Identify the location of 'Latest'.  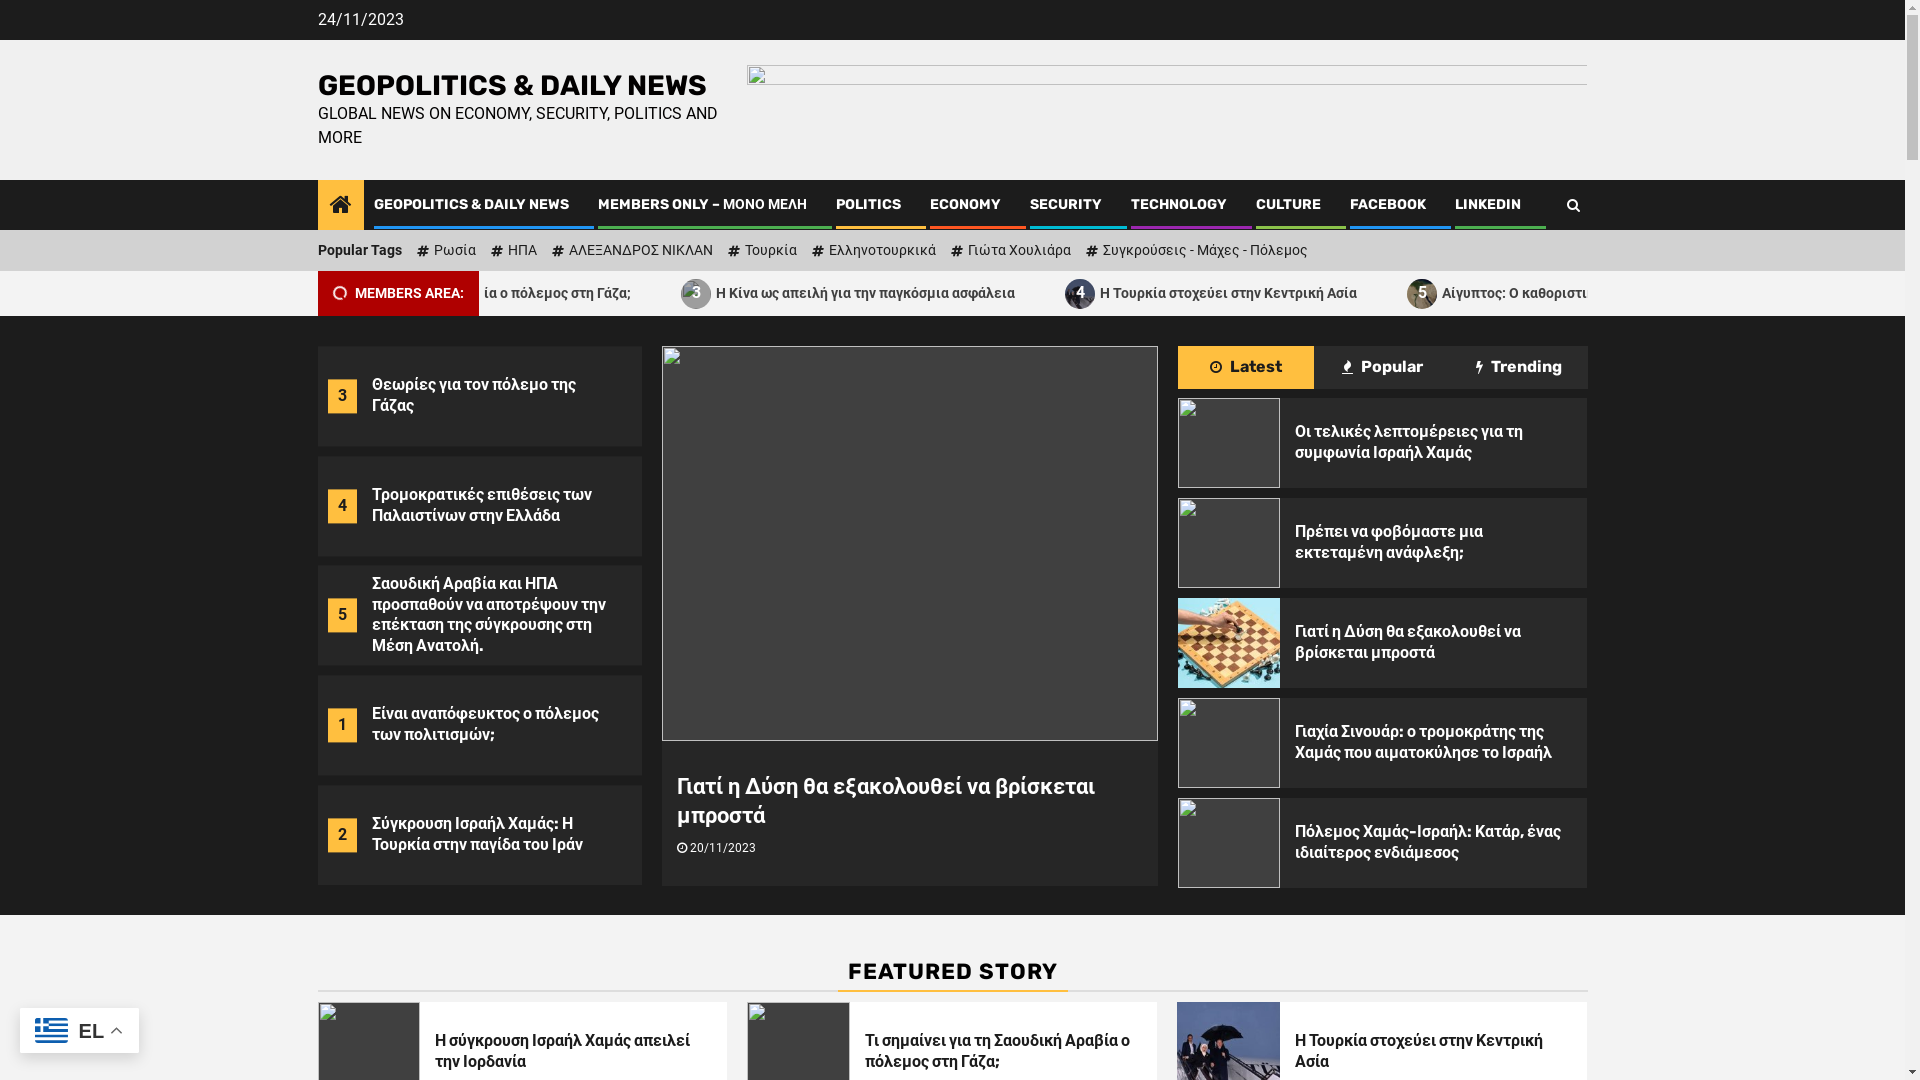
(1245, 367).